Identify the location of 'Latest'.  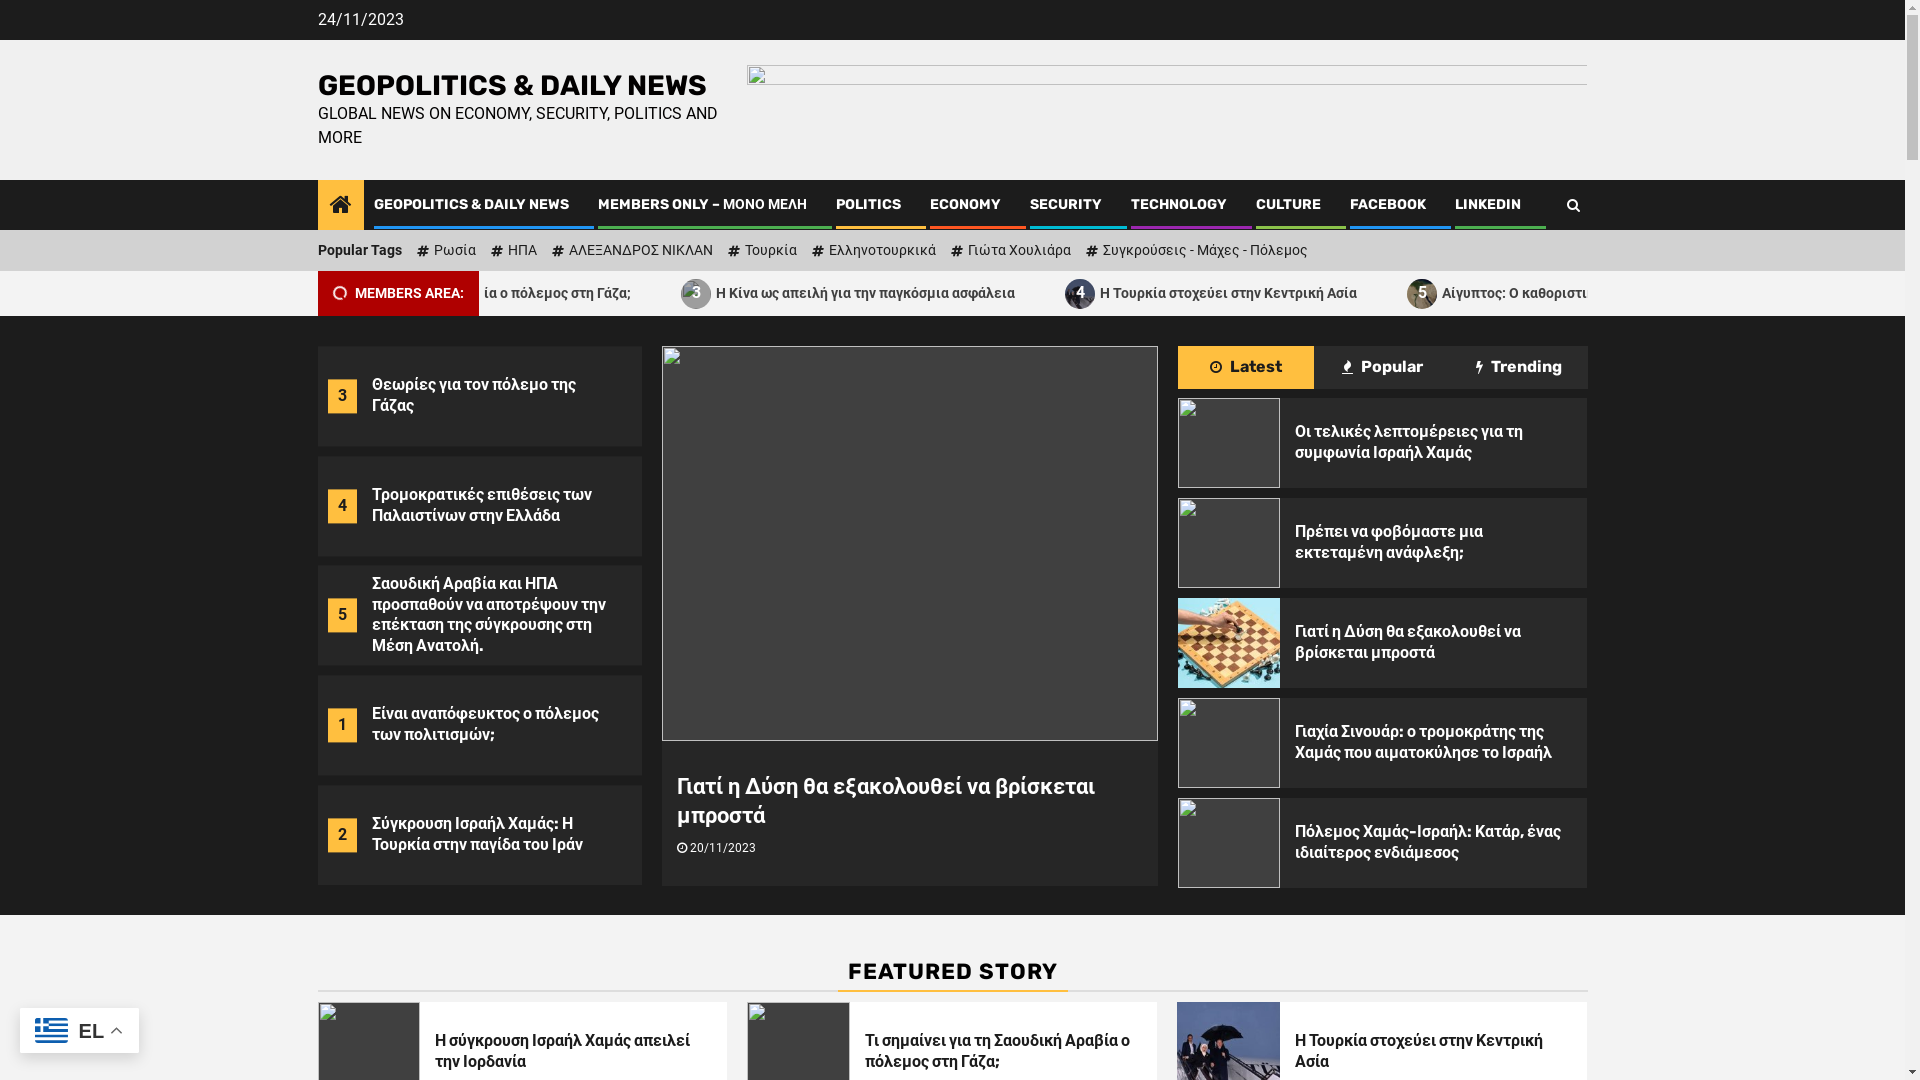
(1245, 367).